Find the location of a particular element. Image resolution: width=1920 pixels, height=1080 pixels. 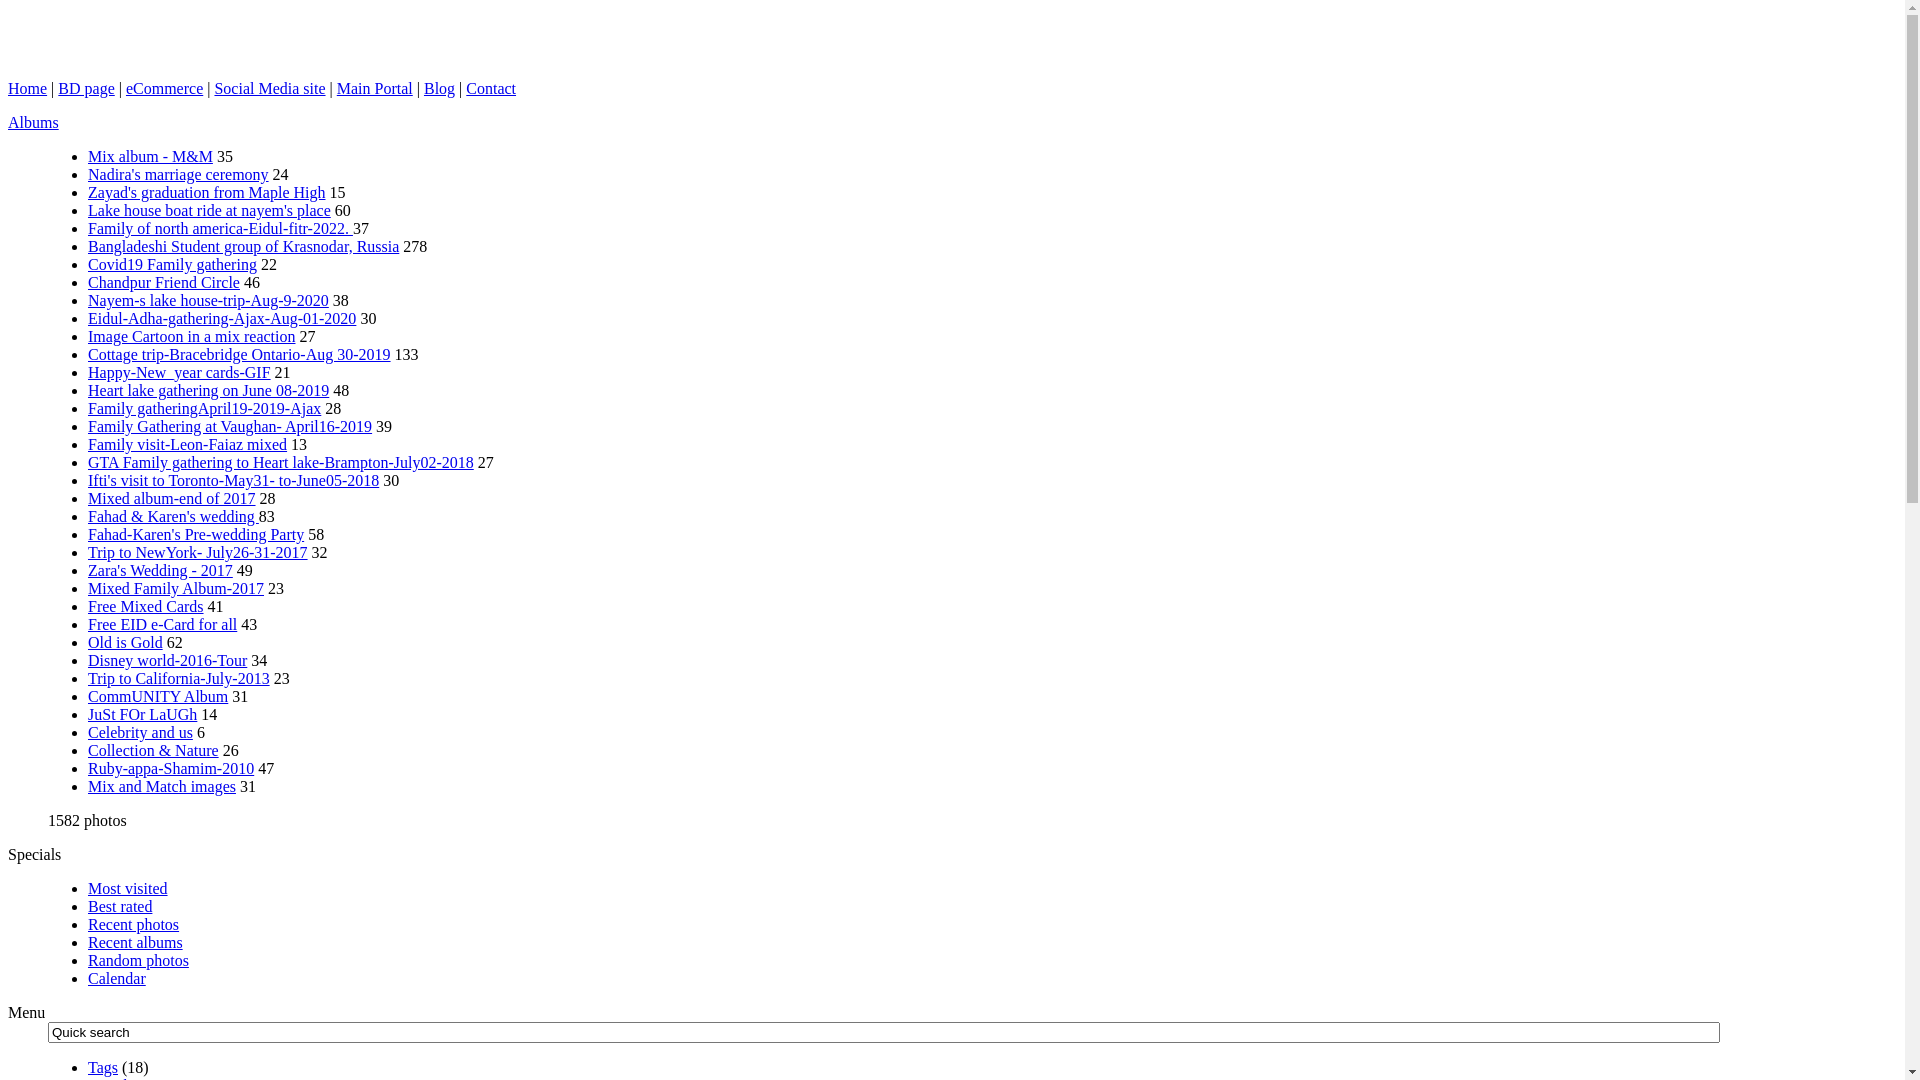

'Fahad & Karen's wedding' is located at coordinates (173, 515).